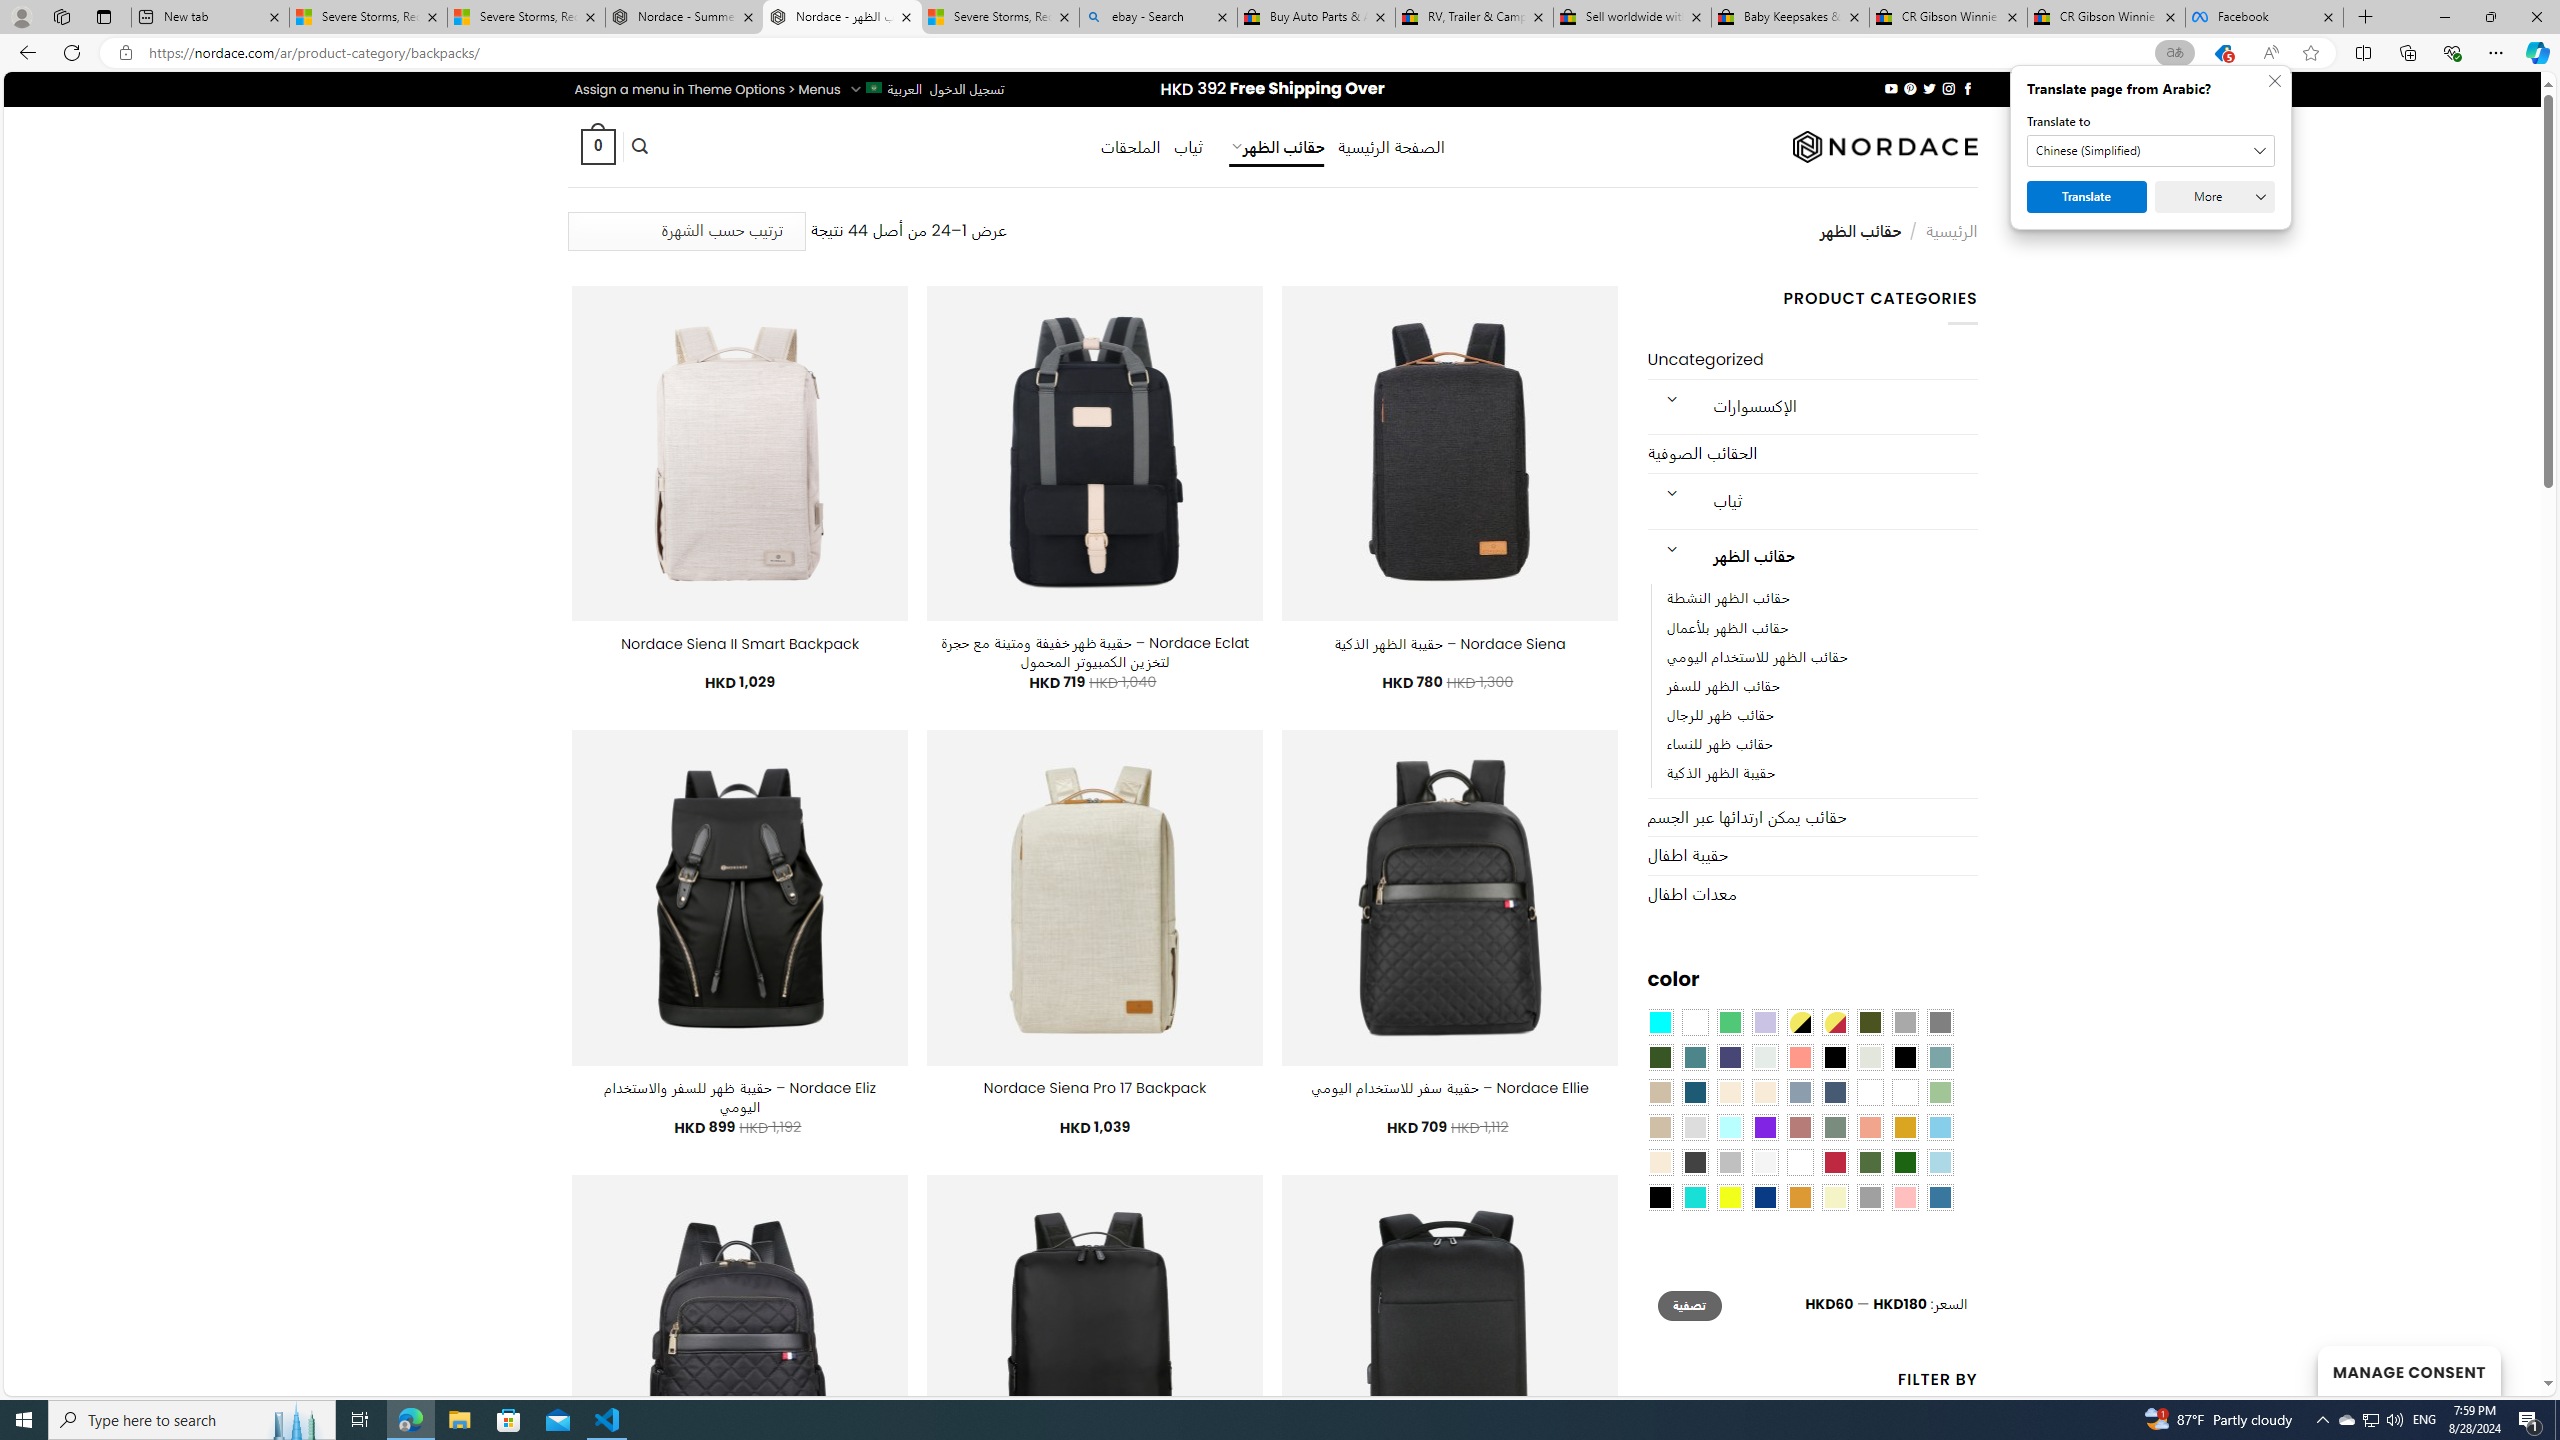 This screenshot has width=2560, height=1440. I want to click on 'Hale Navy', so click(1834, 1091).